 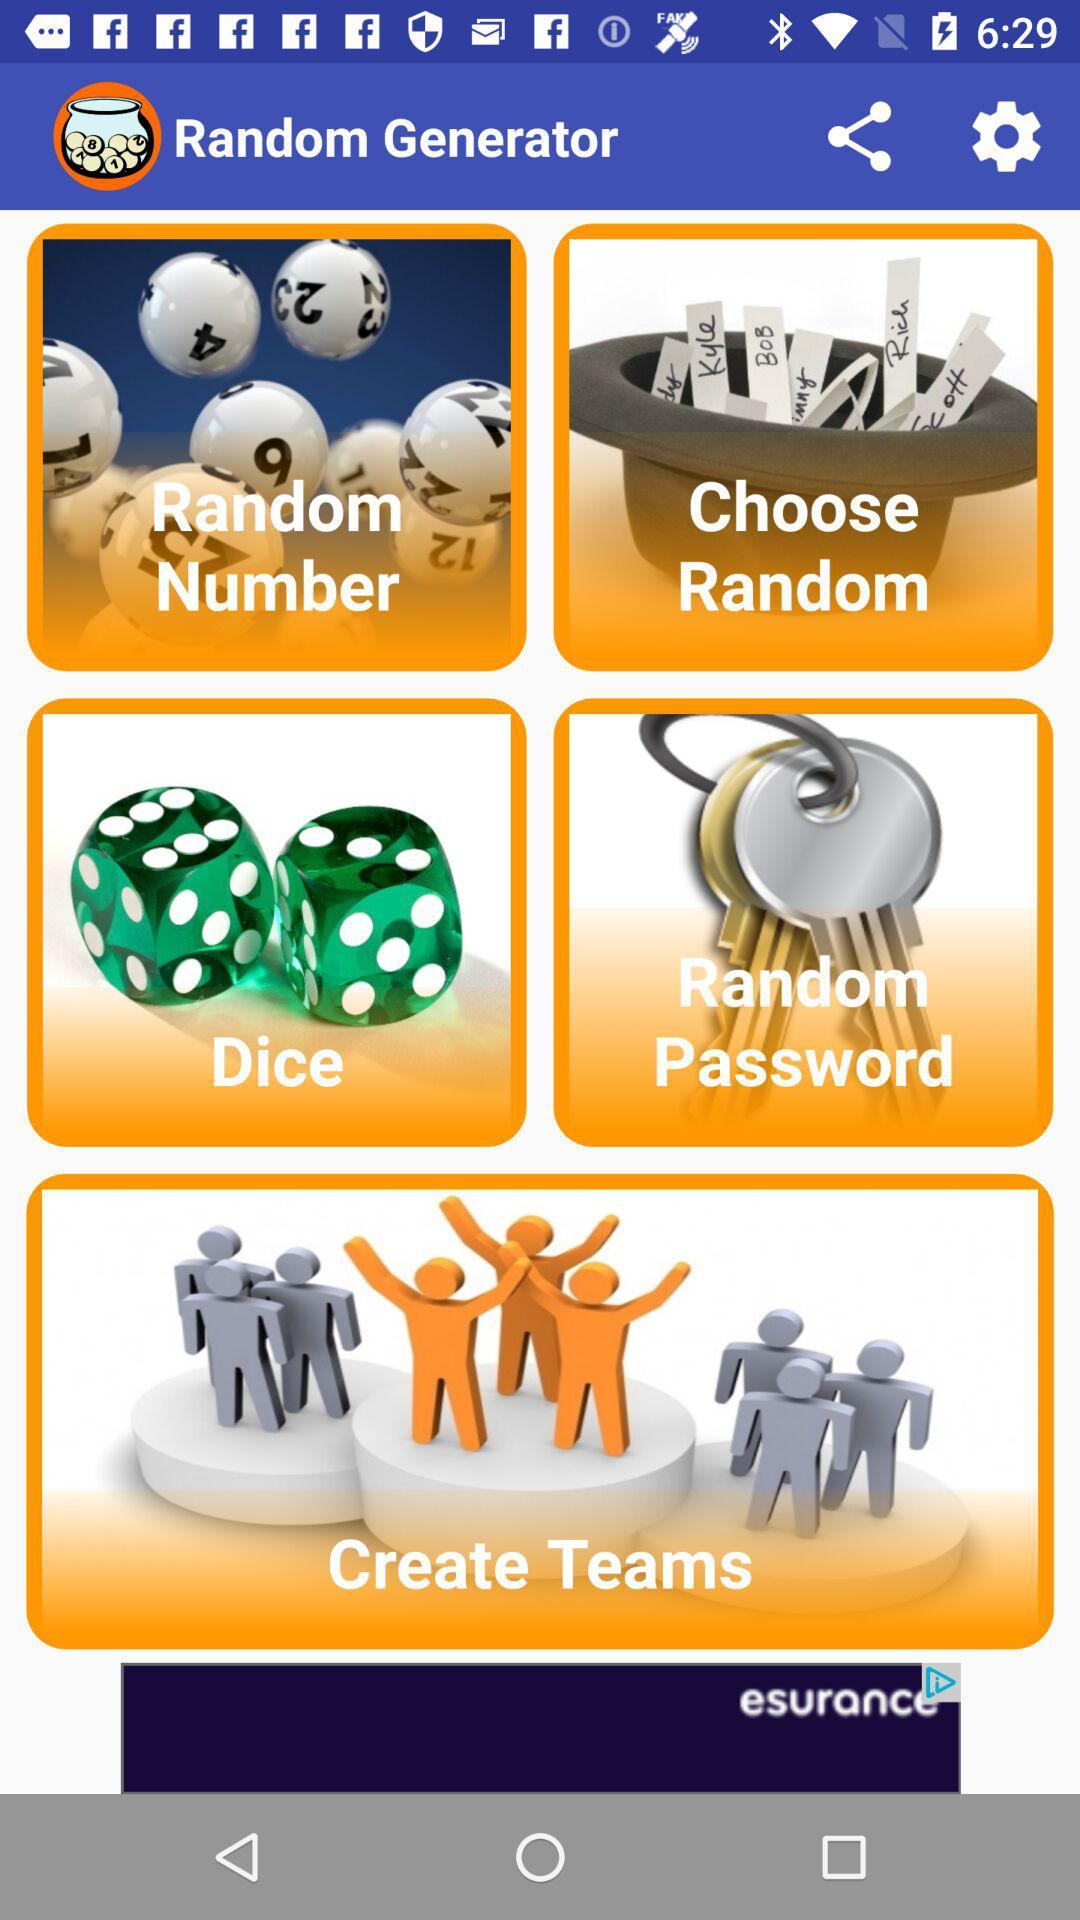 What do you see at coordinates (540, 1727) in the screenshot?
I see `open advertisement` at bounding box center [540, 1727].